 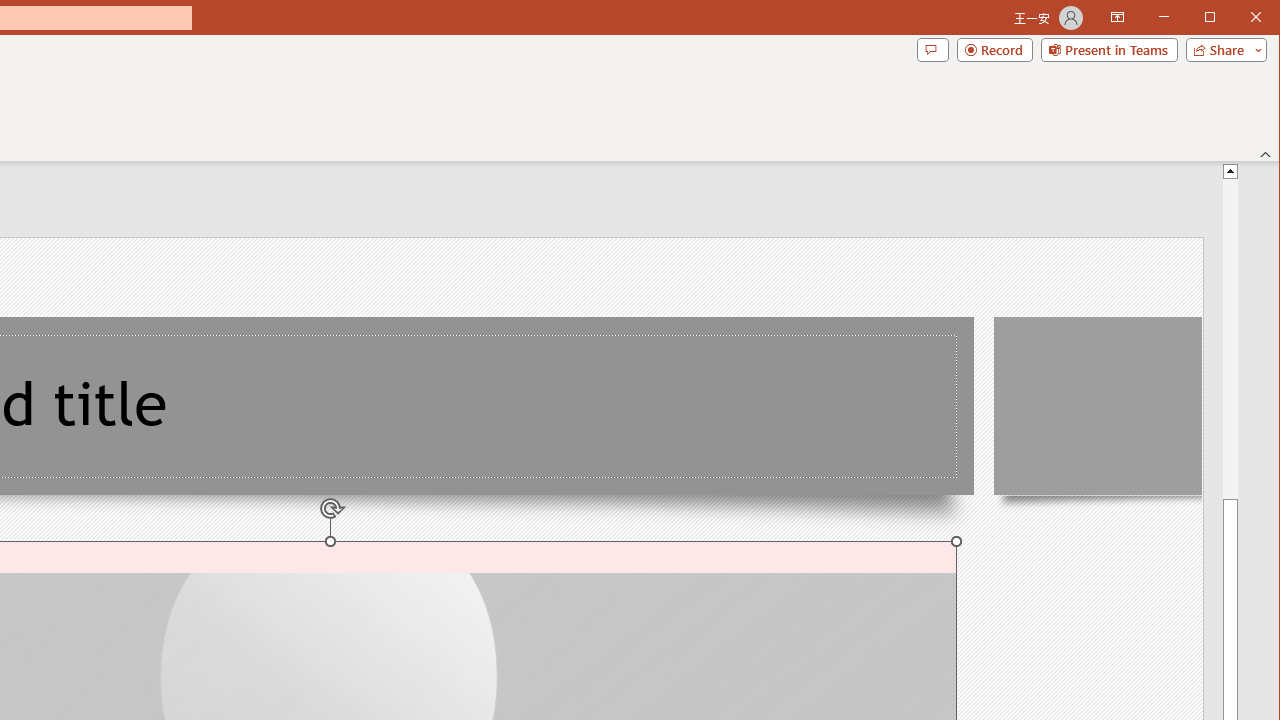 I want to click on 'Collapse the Ribbon', so click(x=1265, y=153).